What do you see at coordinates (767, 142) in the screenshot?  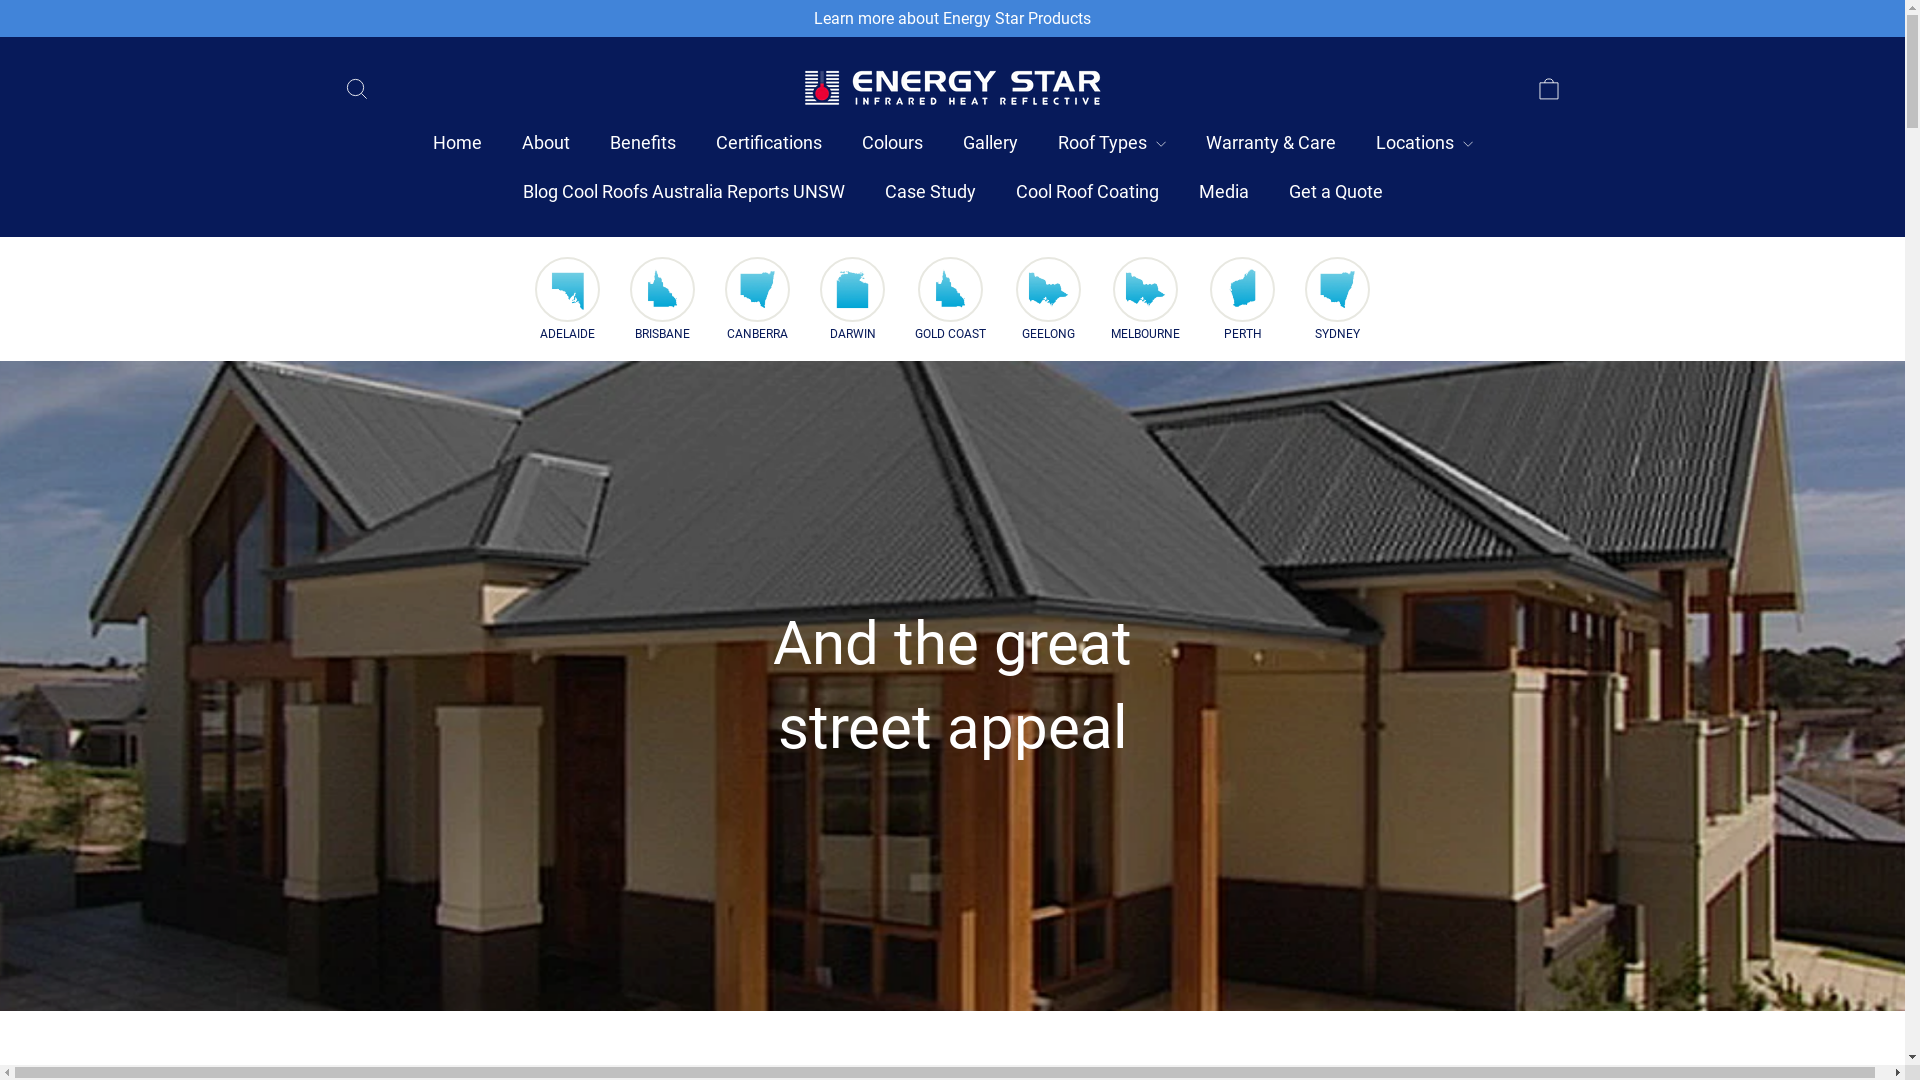 I see `'Certifications'` at bounding box center [767, 142].